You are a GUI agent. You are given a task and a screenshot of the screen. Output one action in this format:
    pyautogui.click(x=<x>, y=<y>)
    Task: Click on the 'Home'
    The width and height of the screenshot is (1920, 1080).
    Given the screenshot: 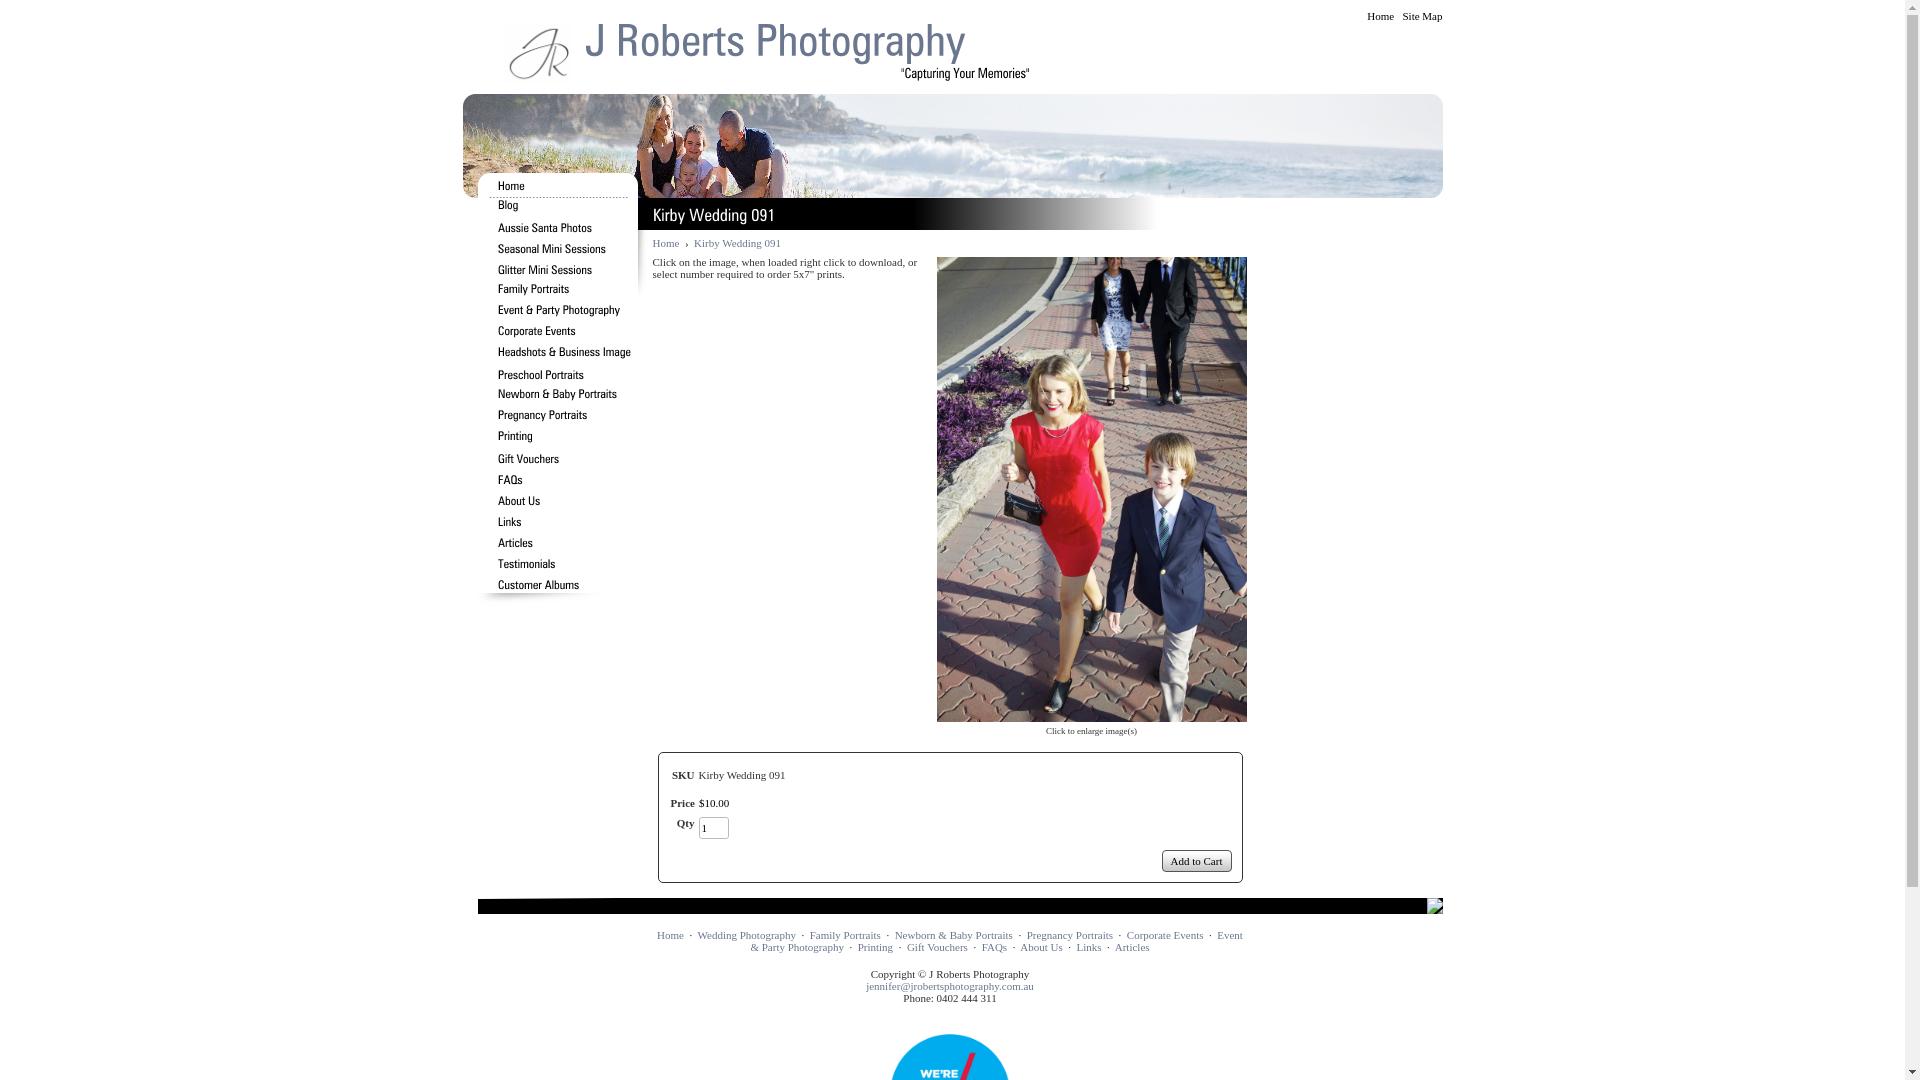 What is the action you would take?
    pyautogui.click(x=670, y=934)
    